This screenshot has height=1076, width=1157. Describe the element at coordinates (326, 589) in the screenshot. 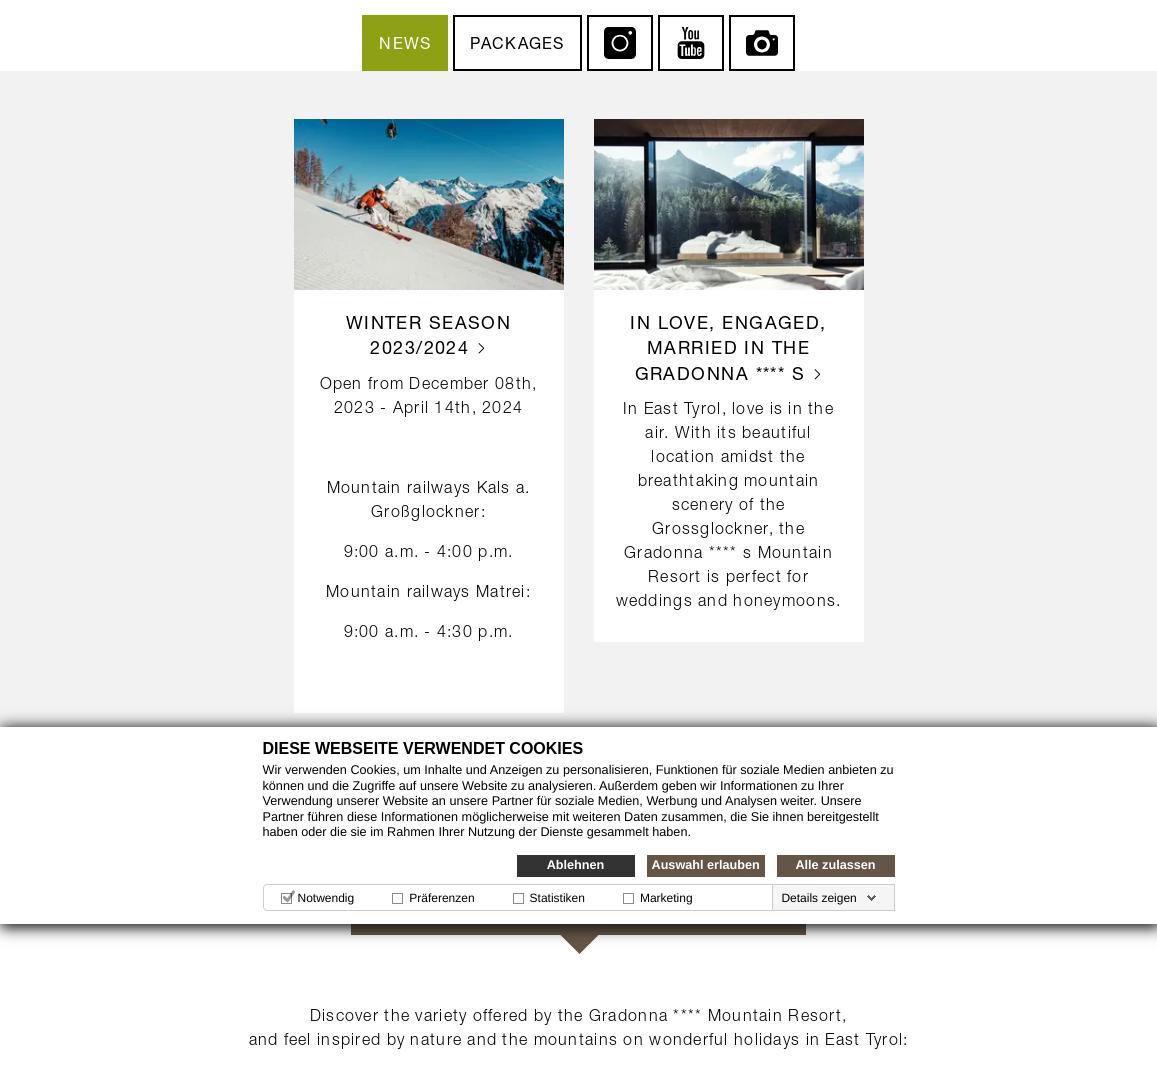

I see `'Mountain railways Matrei:'` at that location.